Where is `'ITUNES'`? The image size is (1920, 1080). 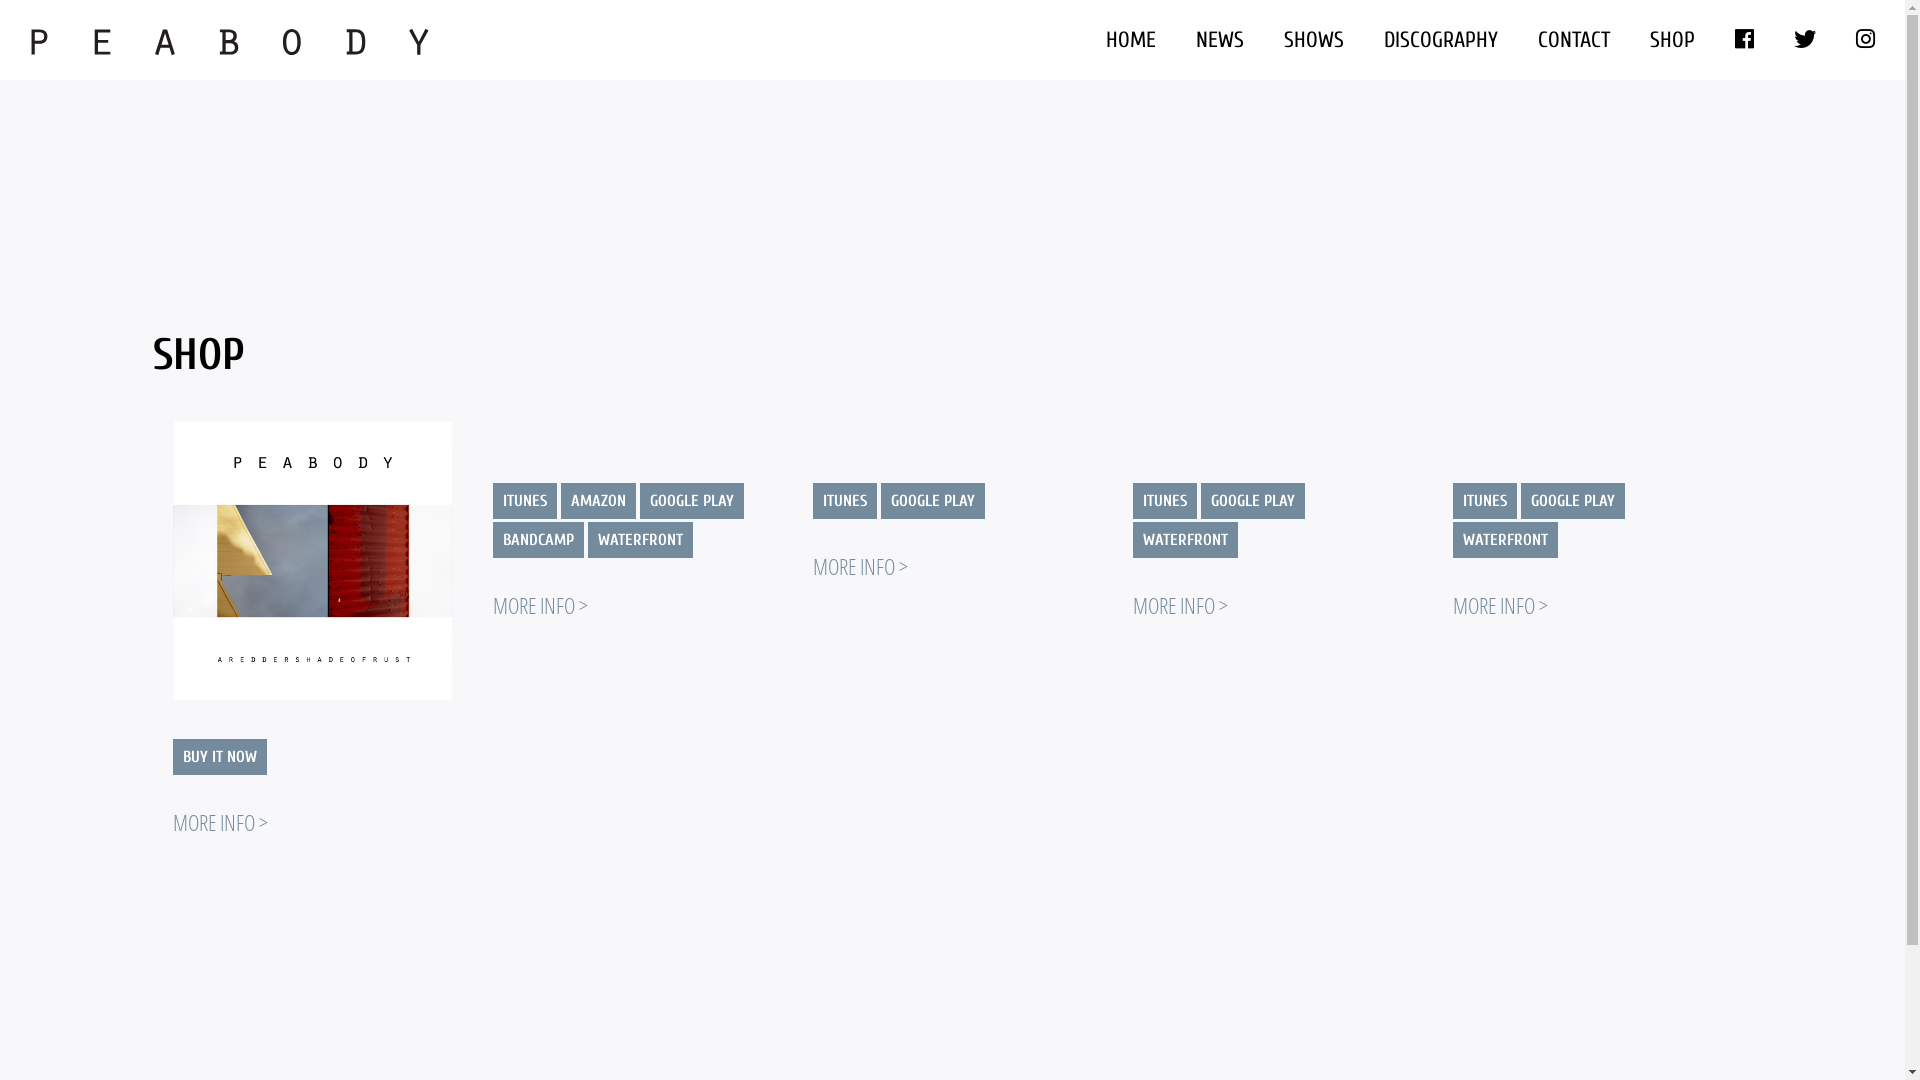
'ITUNES' is located at coordinates (1483, 500).